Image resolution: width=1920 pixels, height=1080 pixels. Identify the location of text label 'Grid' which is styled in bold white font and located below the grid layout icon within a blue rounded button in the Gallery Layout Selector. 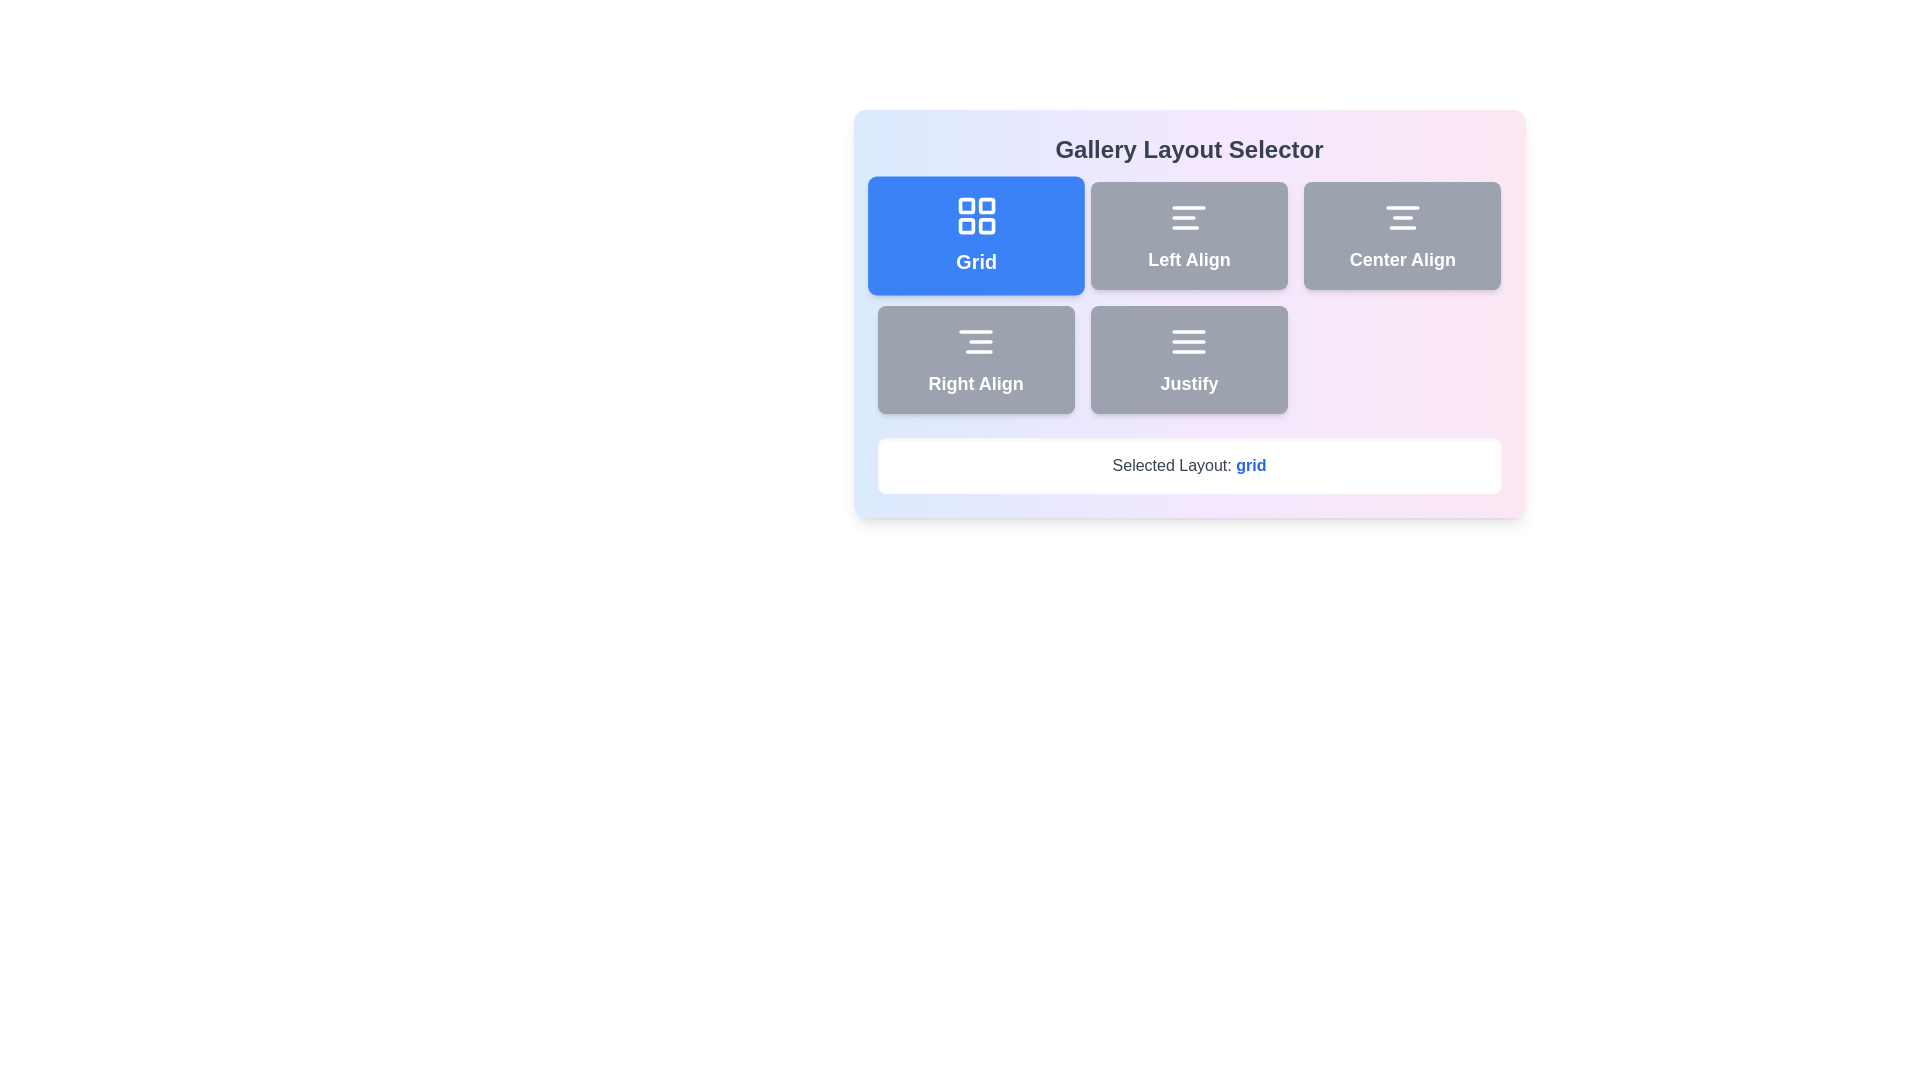
(976, 261).